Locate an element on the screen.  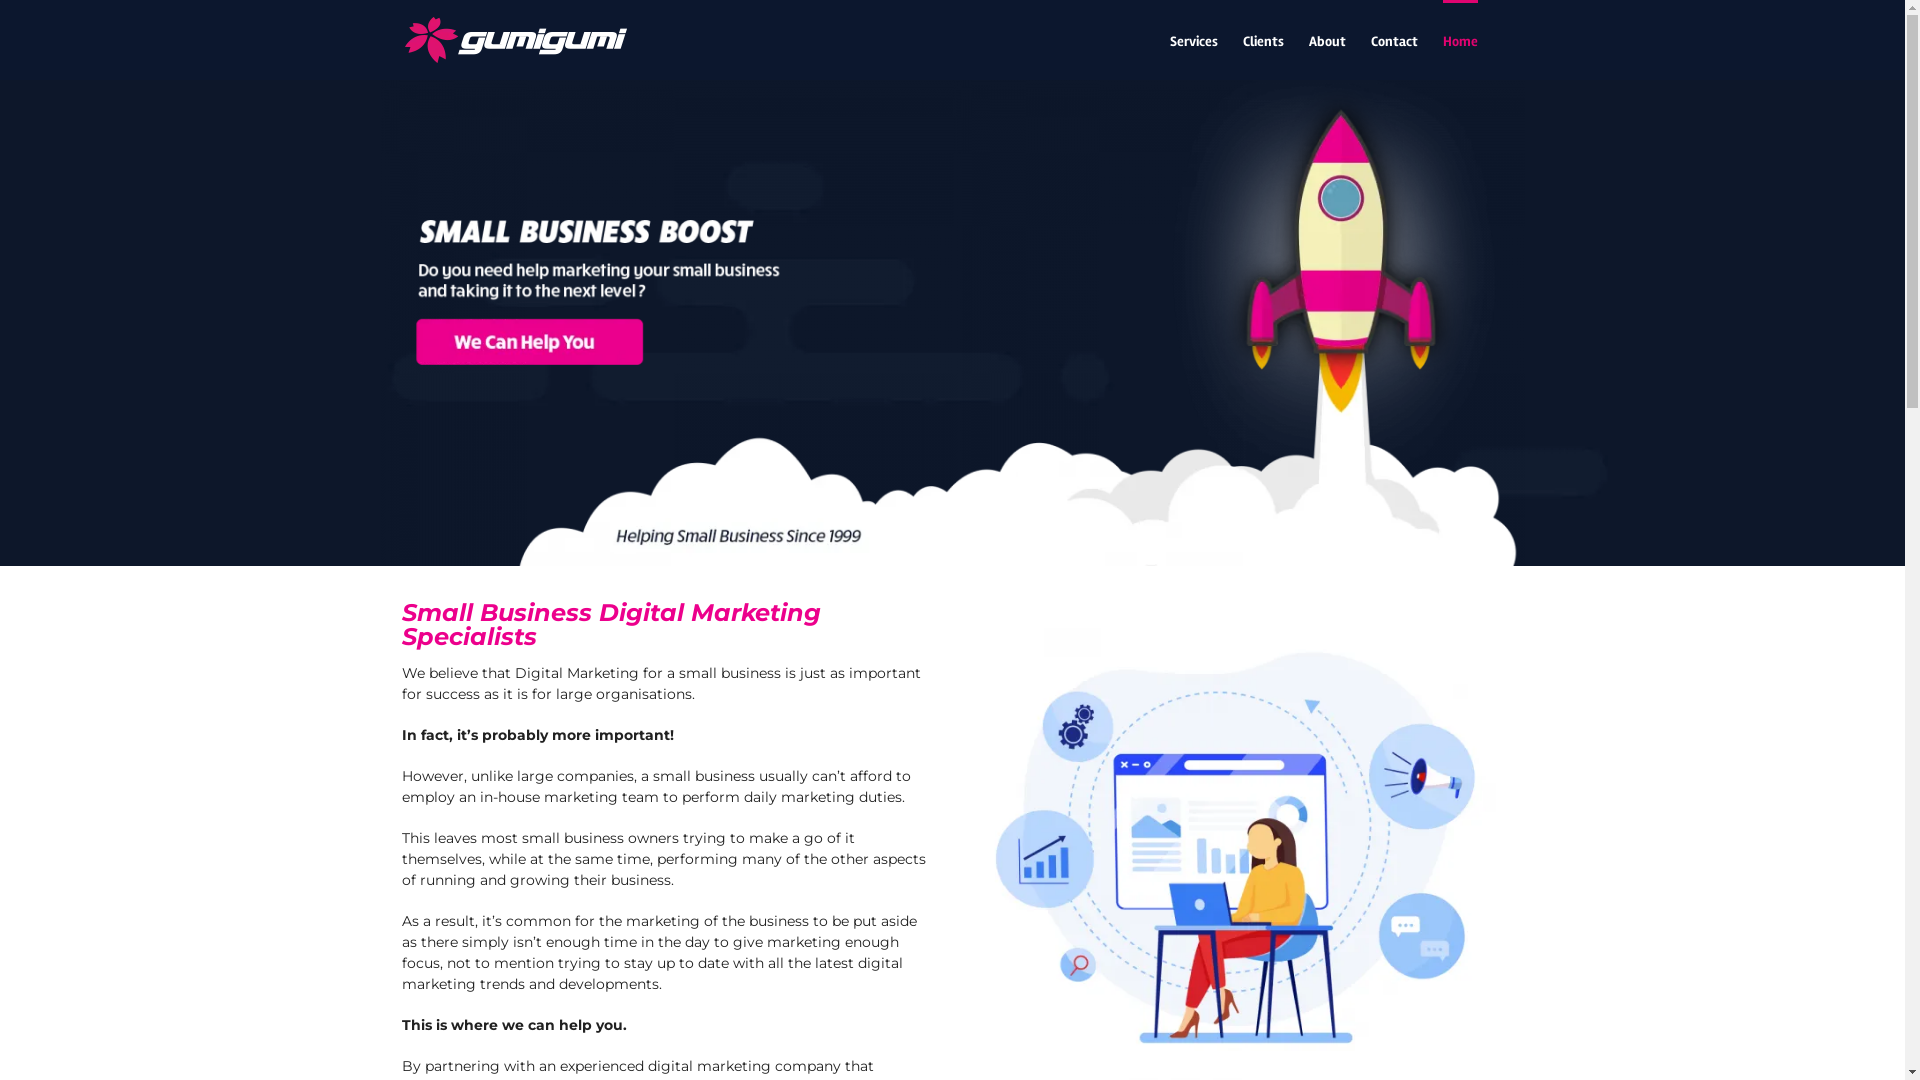
'Clients' is located at coordinates (1261, 39).